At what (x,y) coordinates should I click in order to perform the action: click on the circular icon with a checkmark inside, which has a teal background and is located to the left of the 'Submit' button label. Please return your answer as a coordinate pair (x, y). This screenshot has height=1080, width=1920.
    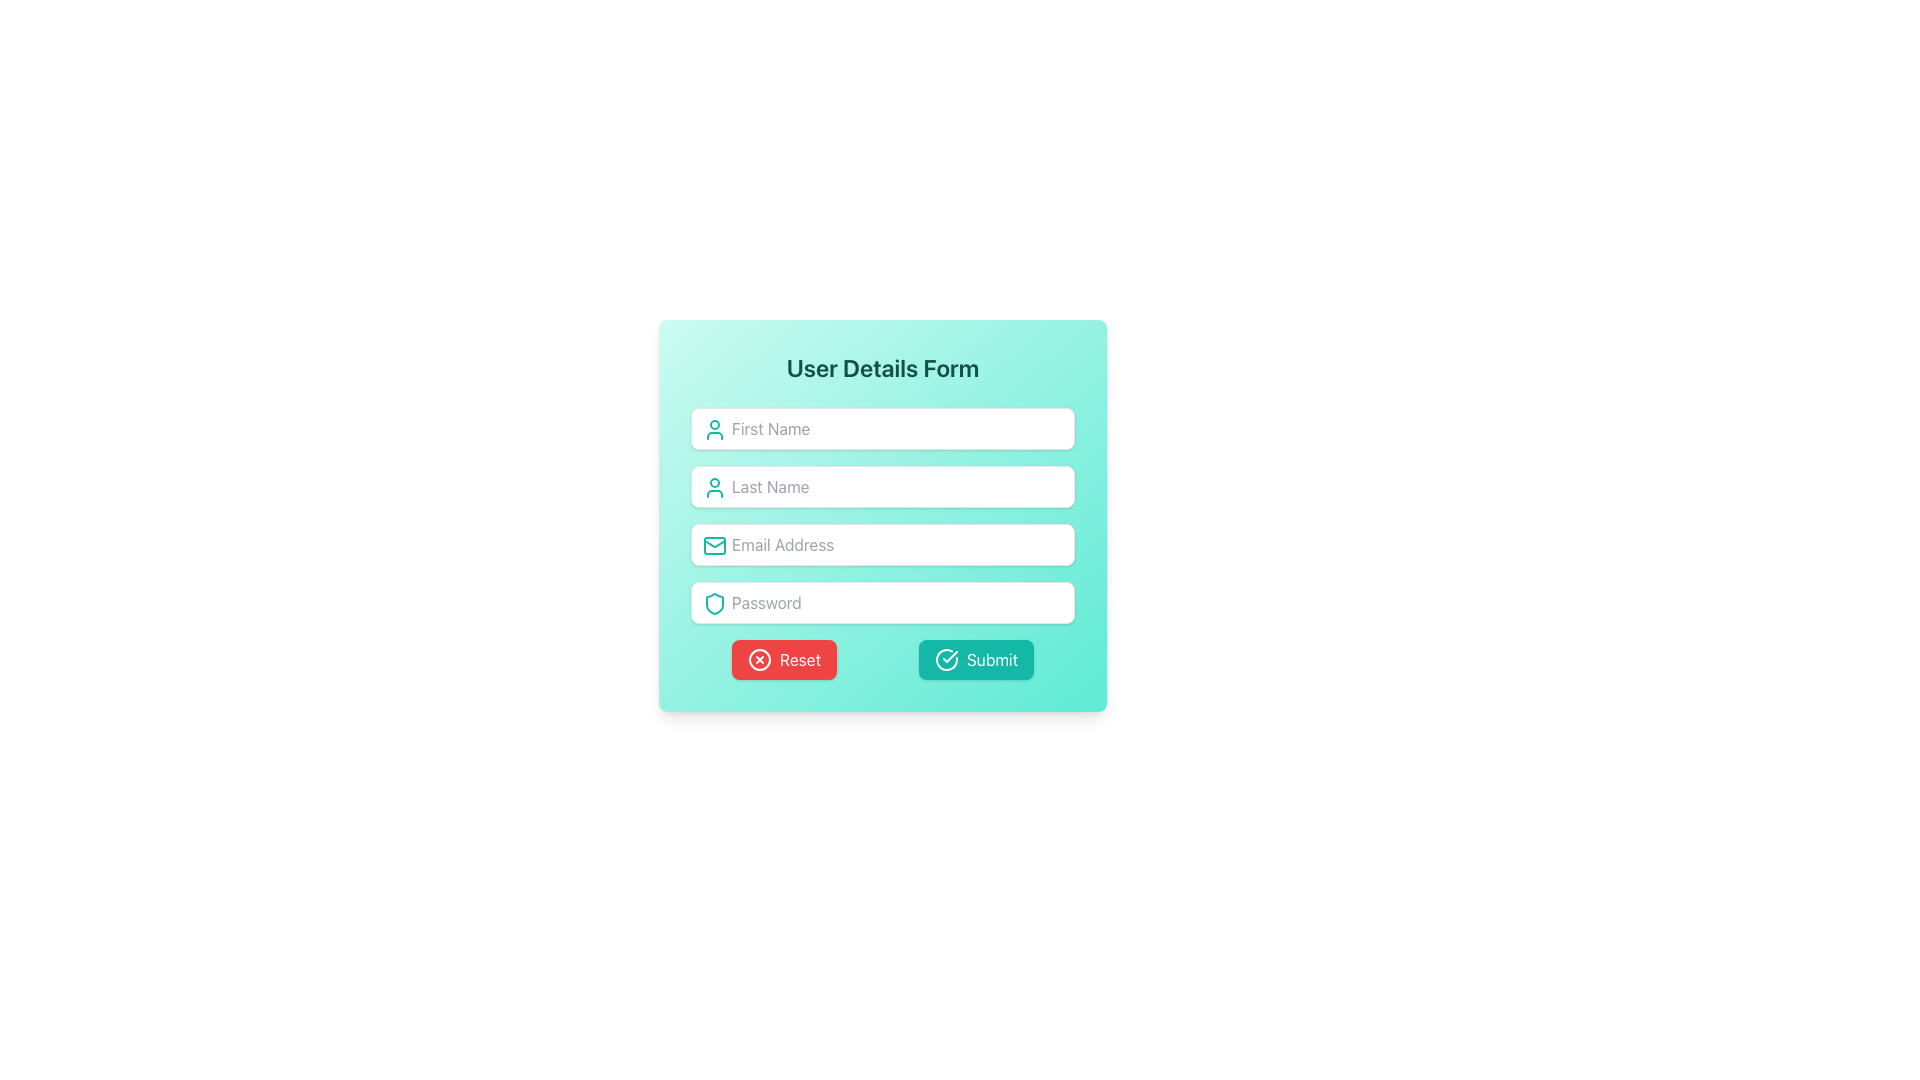
    Looking at the image, I should click on (945, 659).